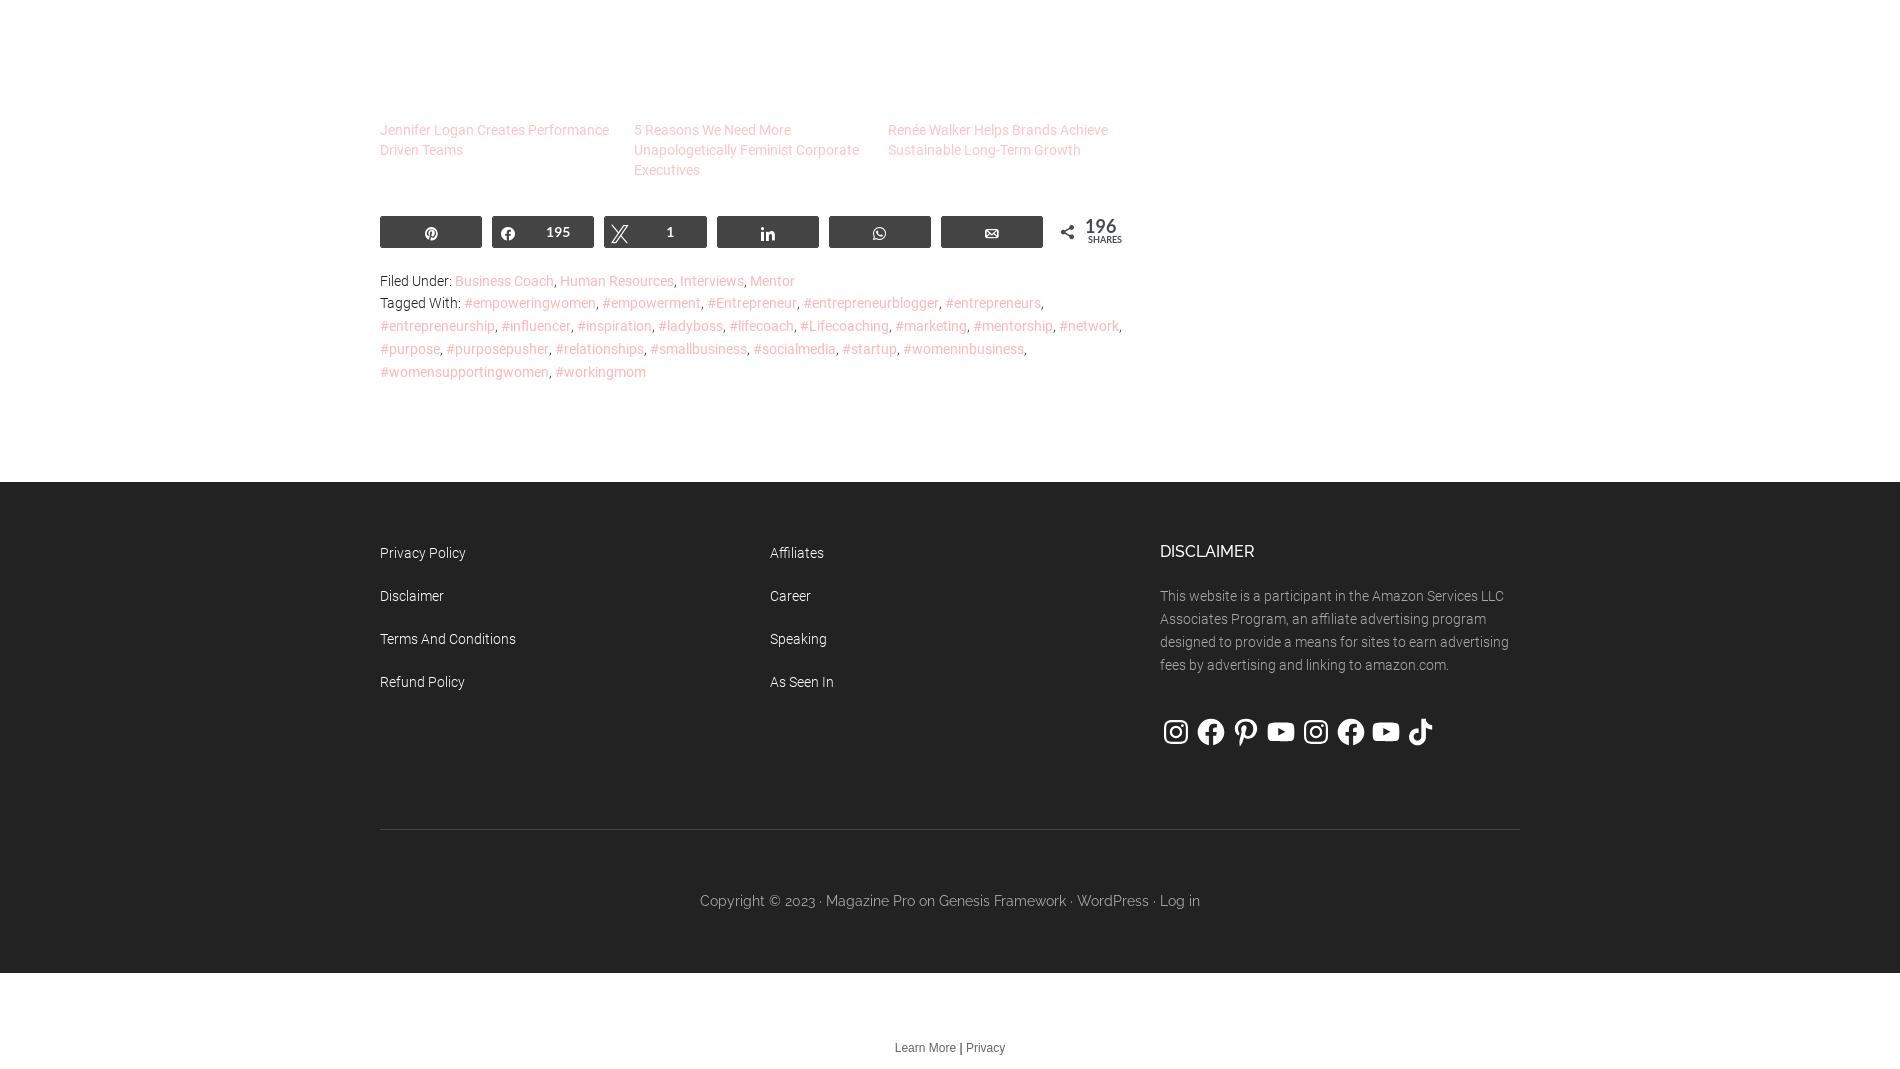 This screenshot has width=1900, height=1069. Describe the element at coordinates (923, 1048) in the screenshot. I see `'Learn More'` at that location.